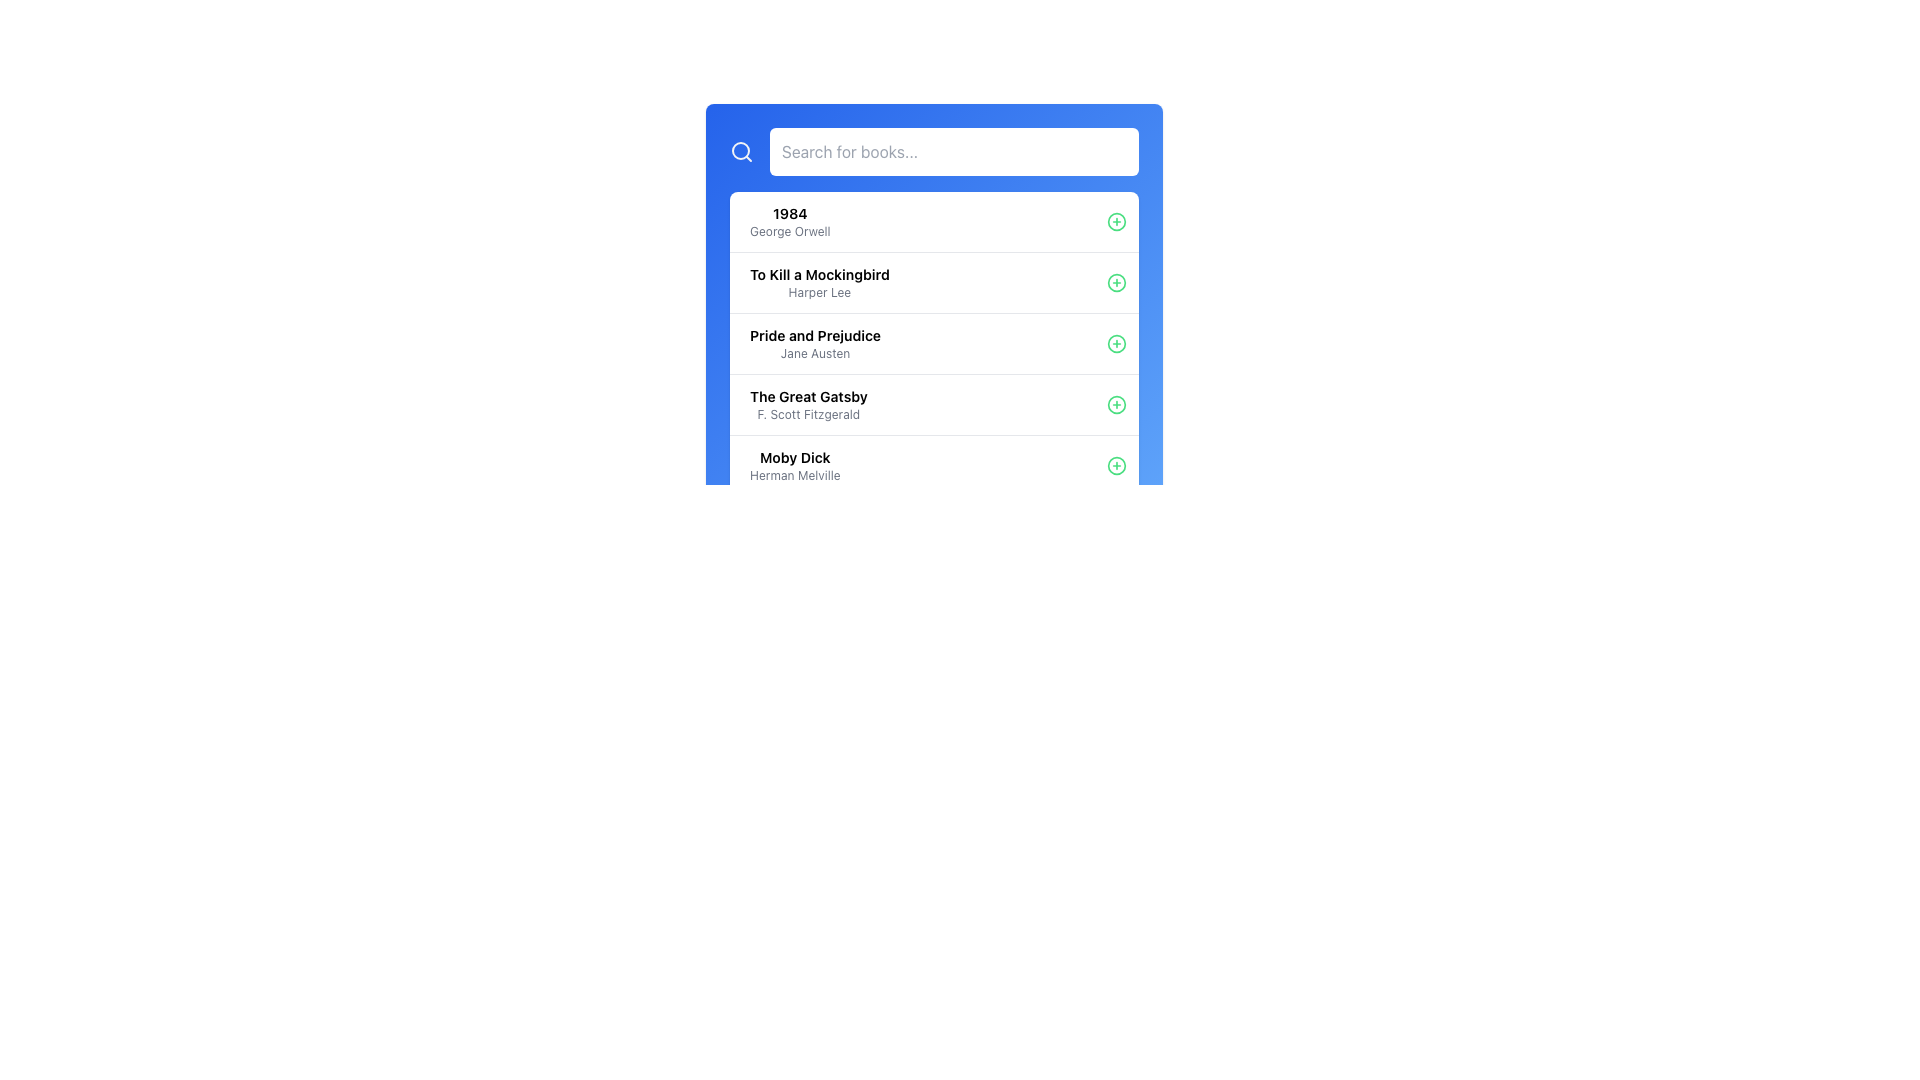 The height and width of the screenshot is (1080, 1920). I want to click on the text label indicating the title of the fourth book in the list, which provides important context for users browsing the book list, so click(808, 397).